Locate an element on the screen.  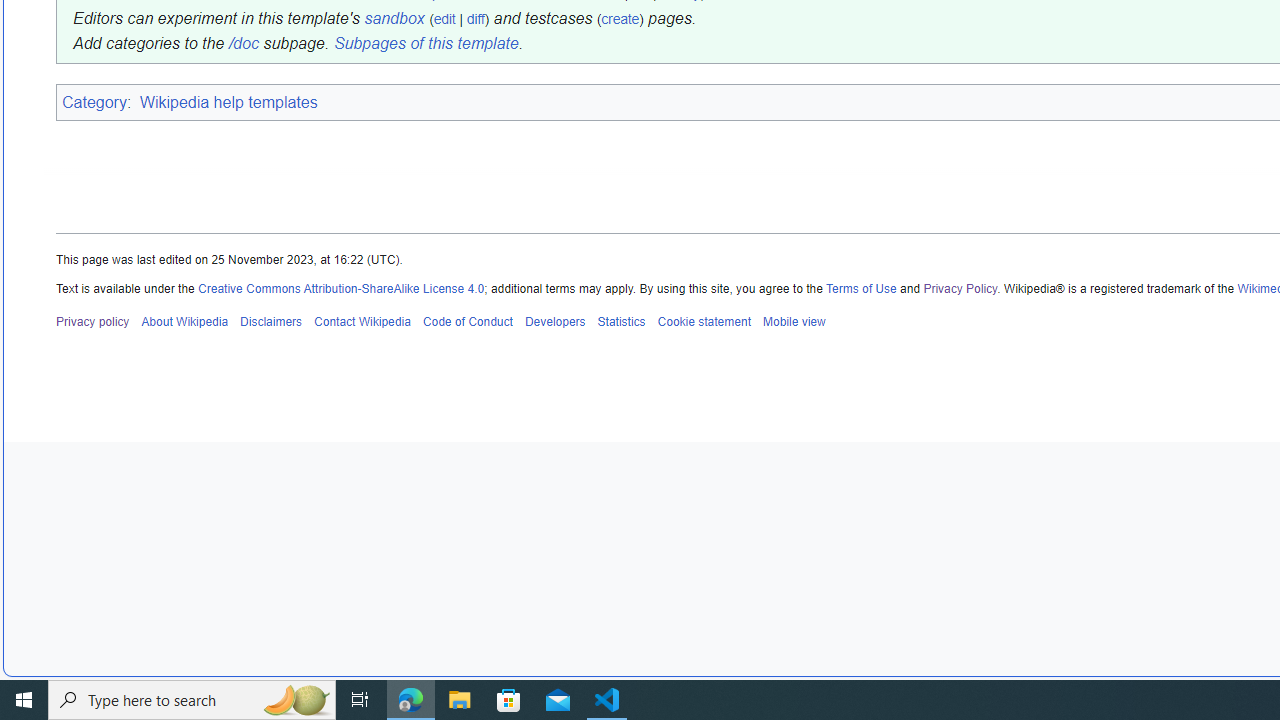
'Category' is located at coordinates (93, 101).